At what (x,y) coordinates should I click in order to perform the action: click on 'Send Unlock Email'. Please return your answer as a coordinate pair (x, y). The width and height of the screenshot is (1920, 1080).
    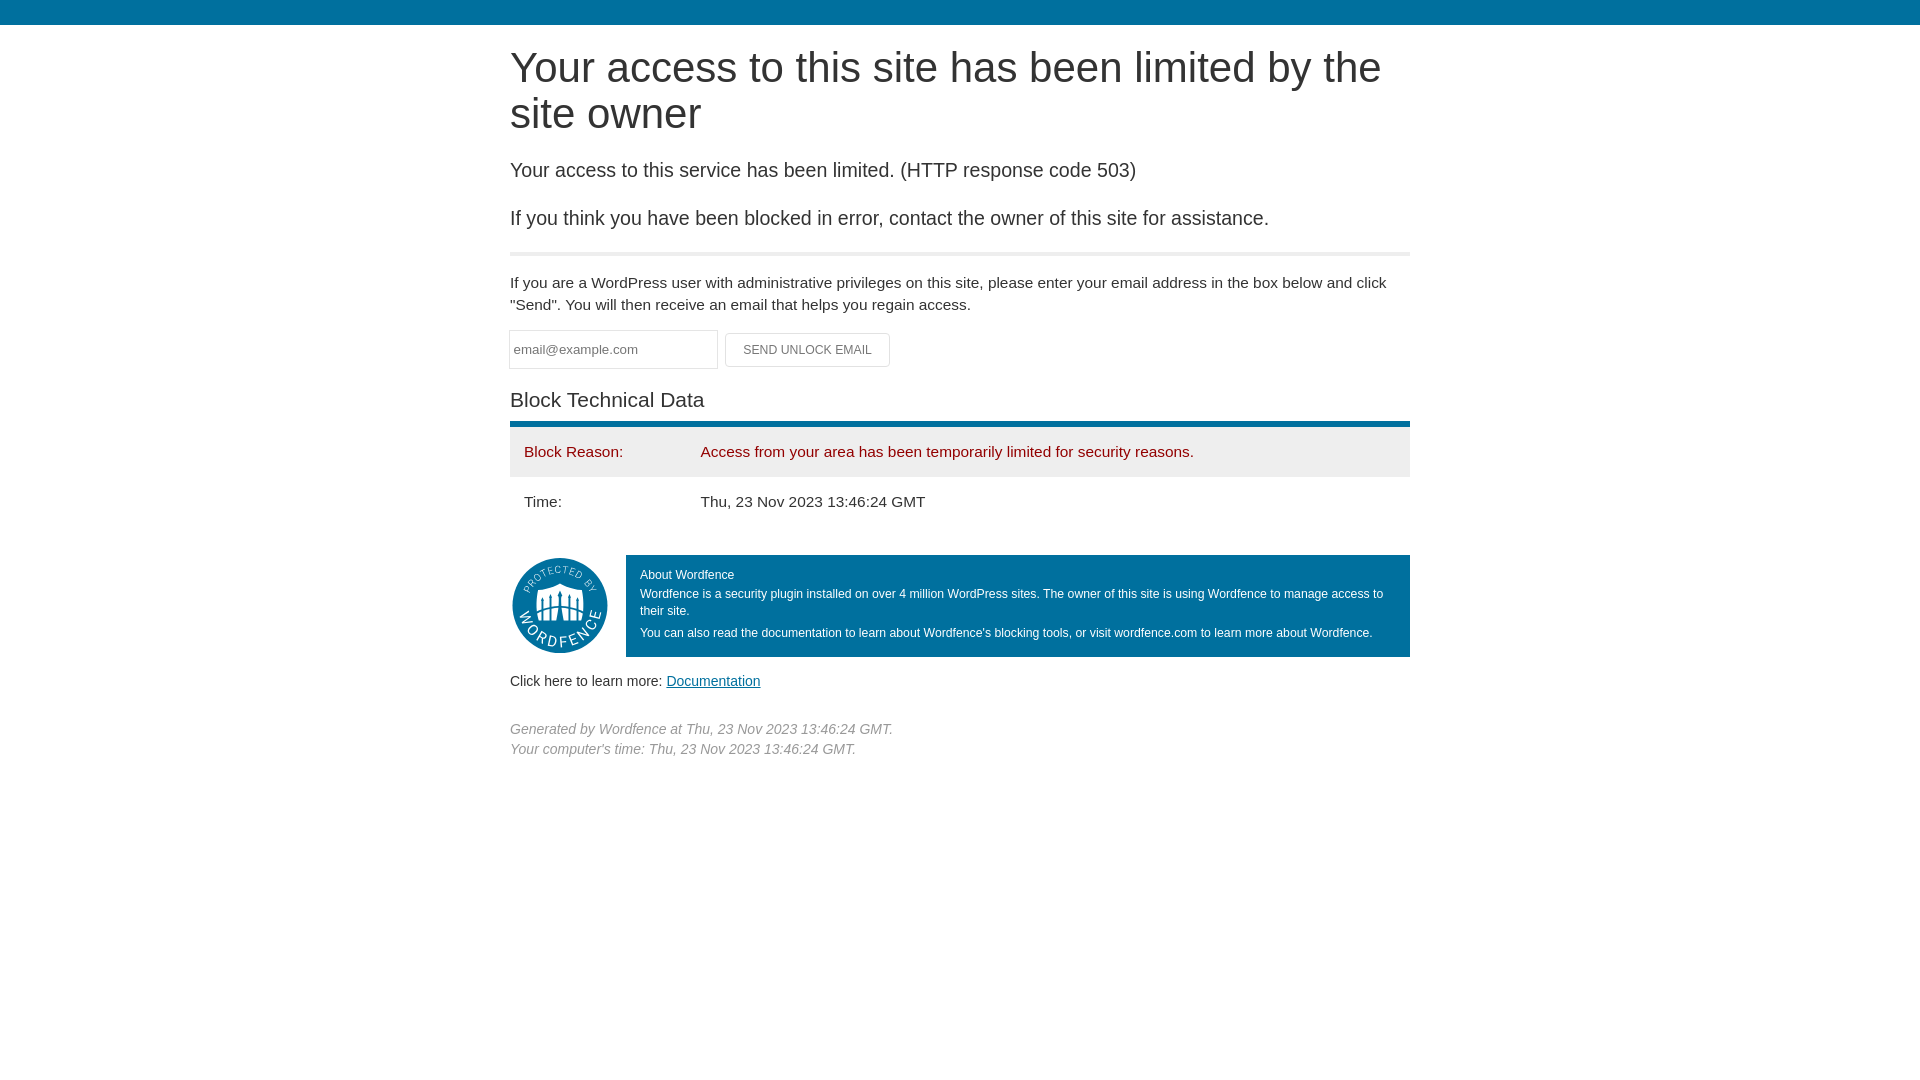
    Looking at the image, I should click on (807, 349).